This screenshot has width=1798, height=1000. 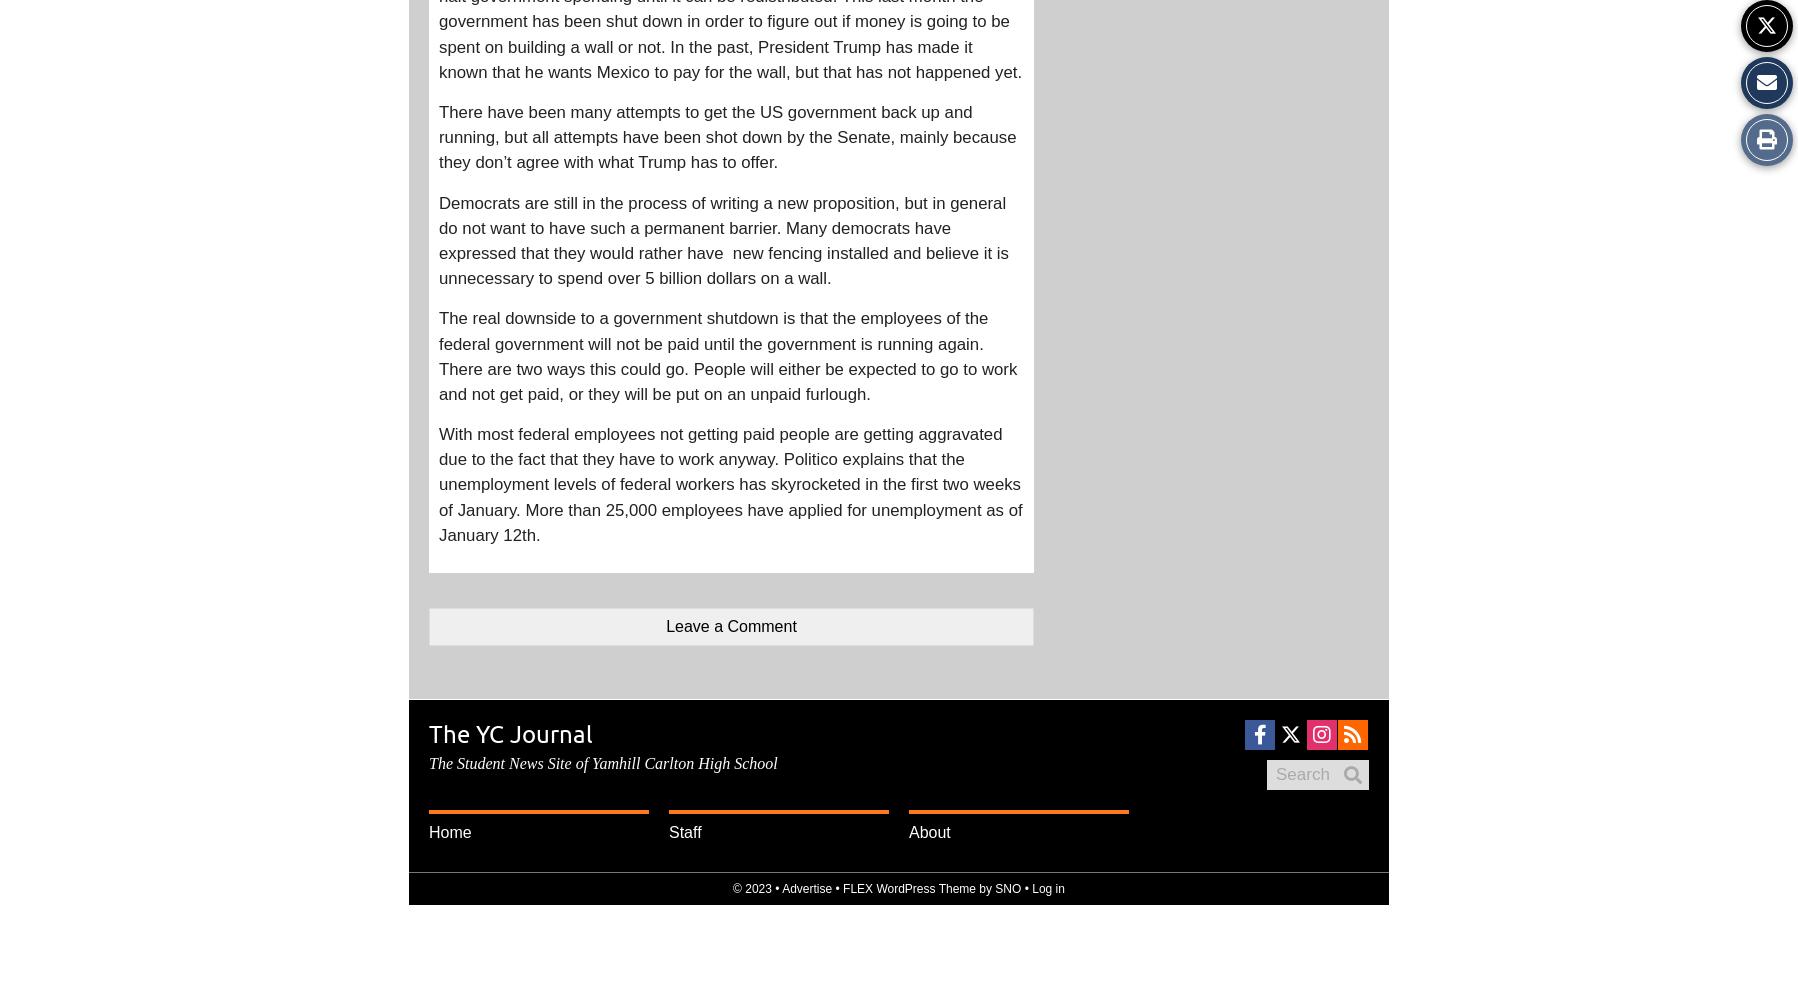 What do you see at coordinates (727, 355) in the screenshot?
I see `'The real downside to a government shutdown is that the employees of the federal government will not be paid until the government is running again. There are two ways this could go. People will either be expected to go to work and not get paid, or they will be put on an unpaid furlough.'` at bounding box center [727, 355].